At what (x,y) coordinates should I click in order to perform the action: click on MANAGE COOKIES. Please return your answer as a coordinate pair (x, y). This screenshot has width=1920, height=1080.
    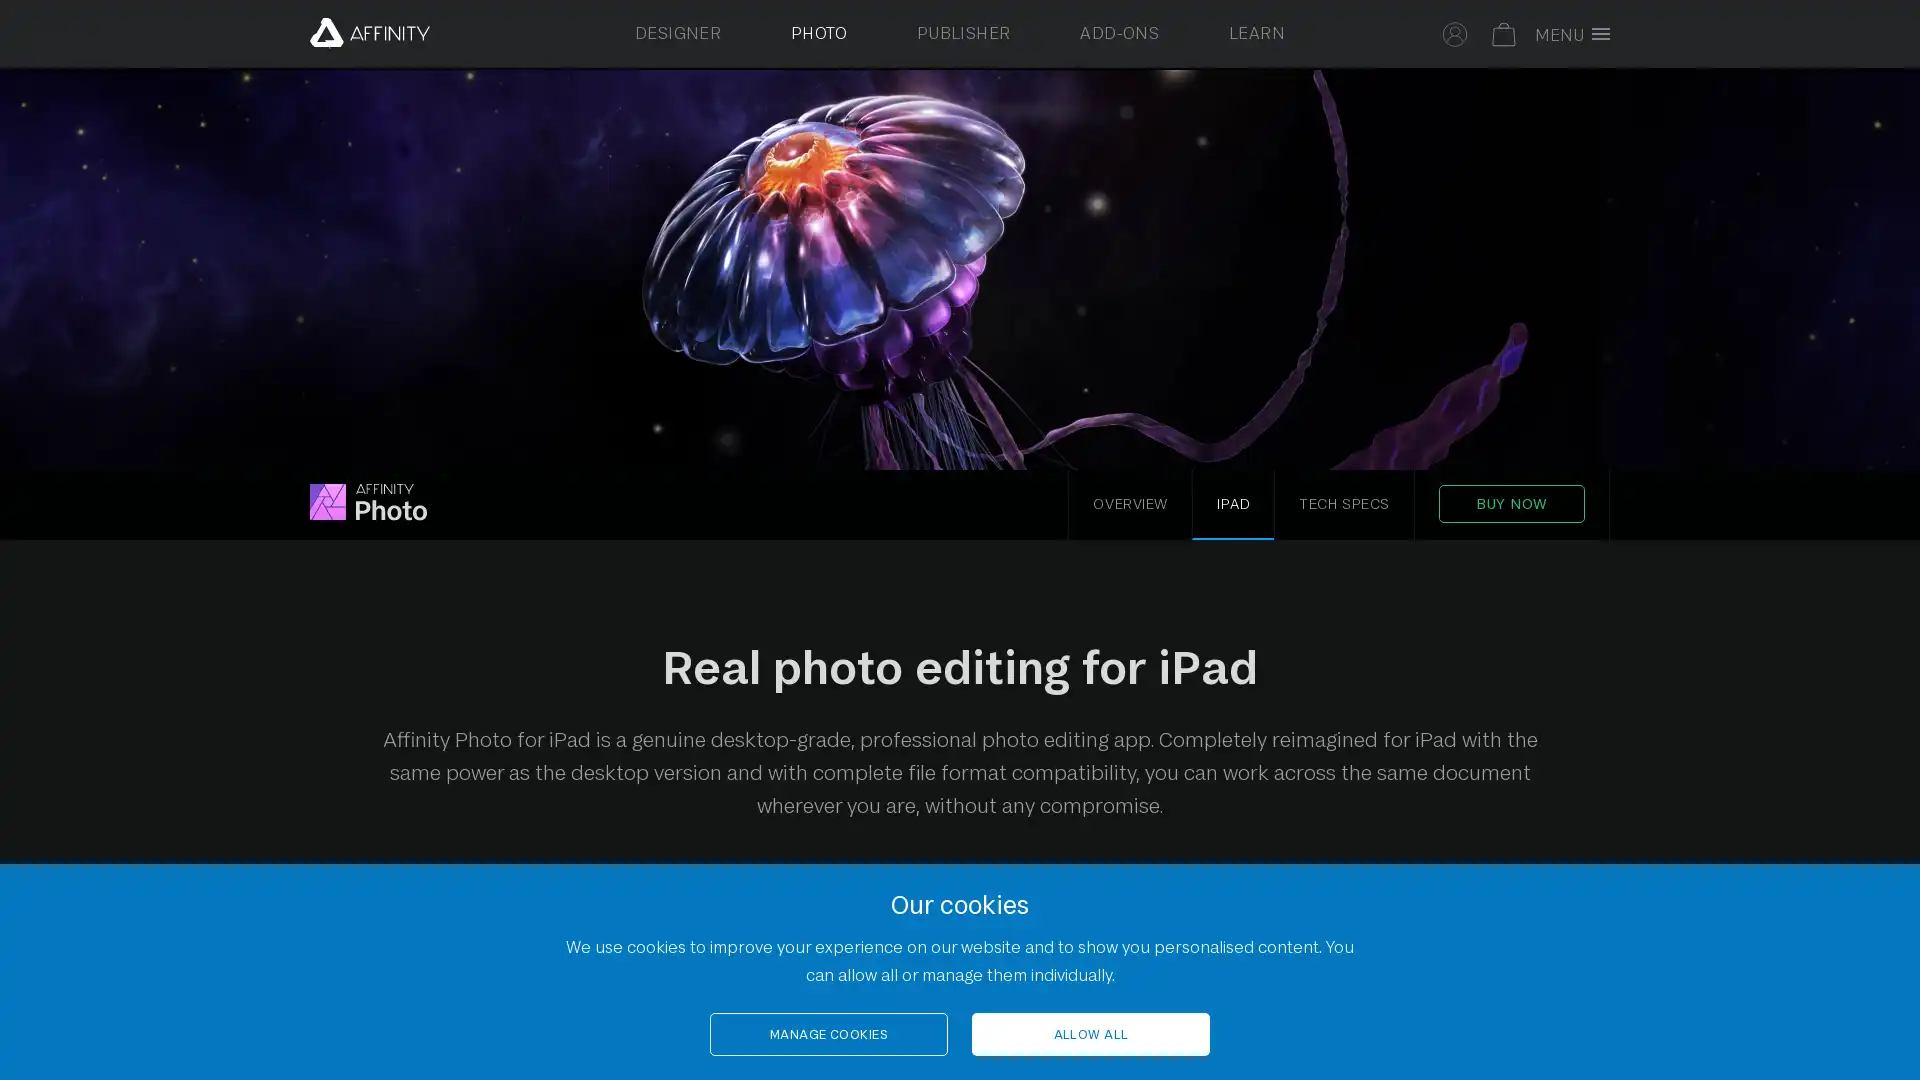
    Looking at the image, I should click on (829, 1034).